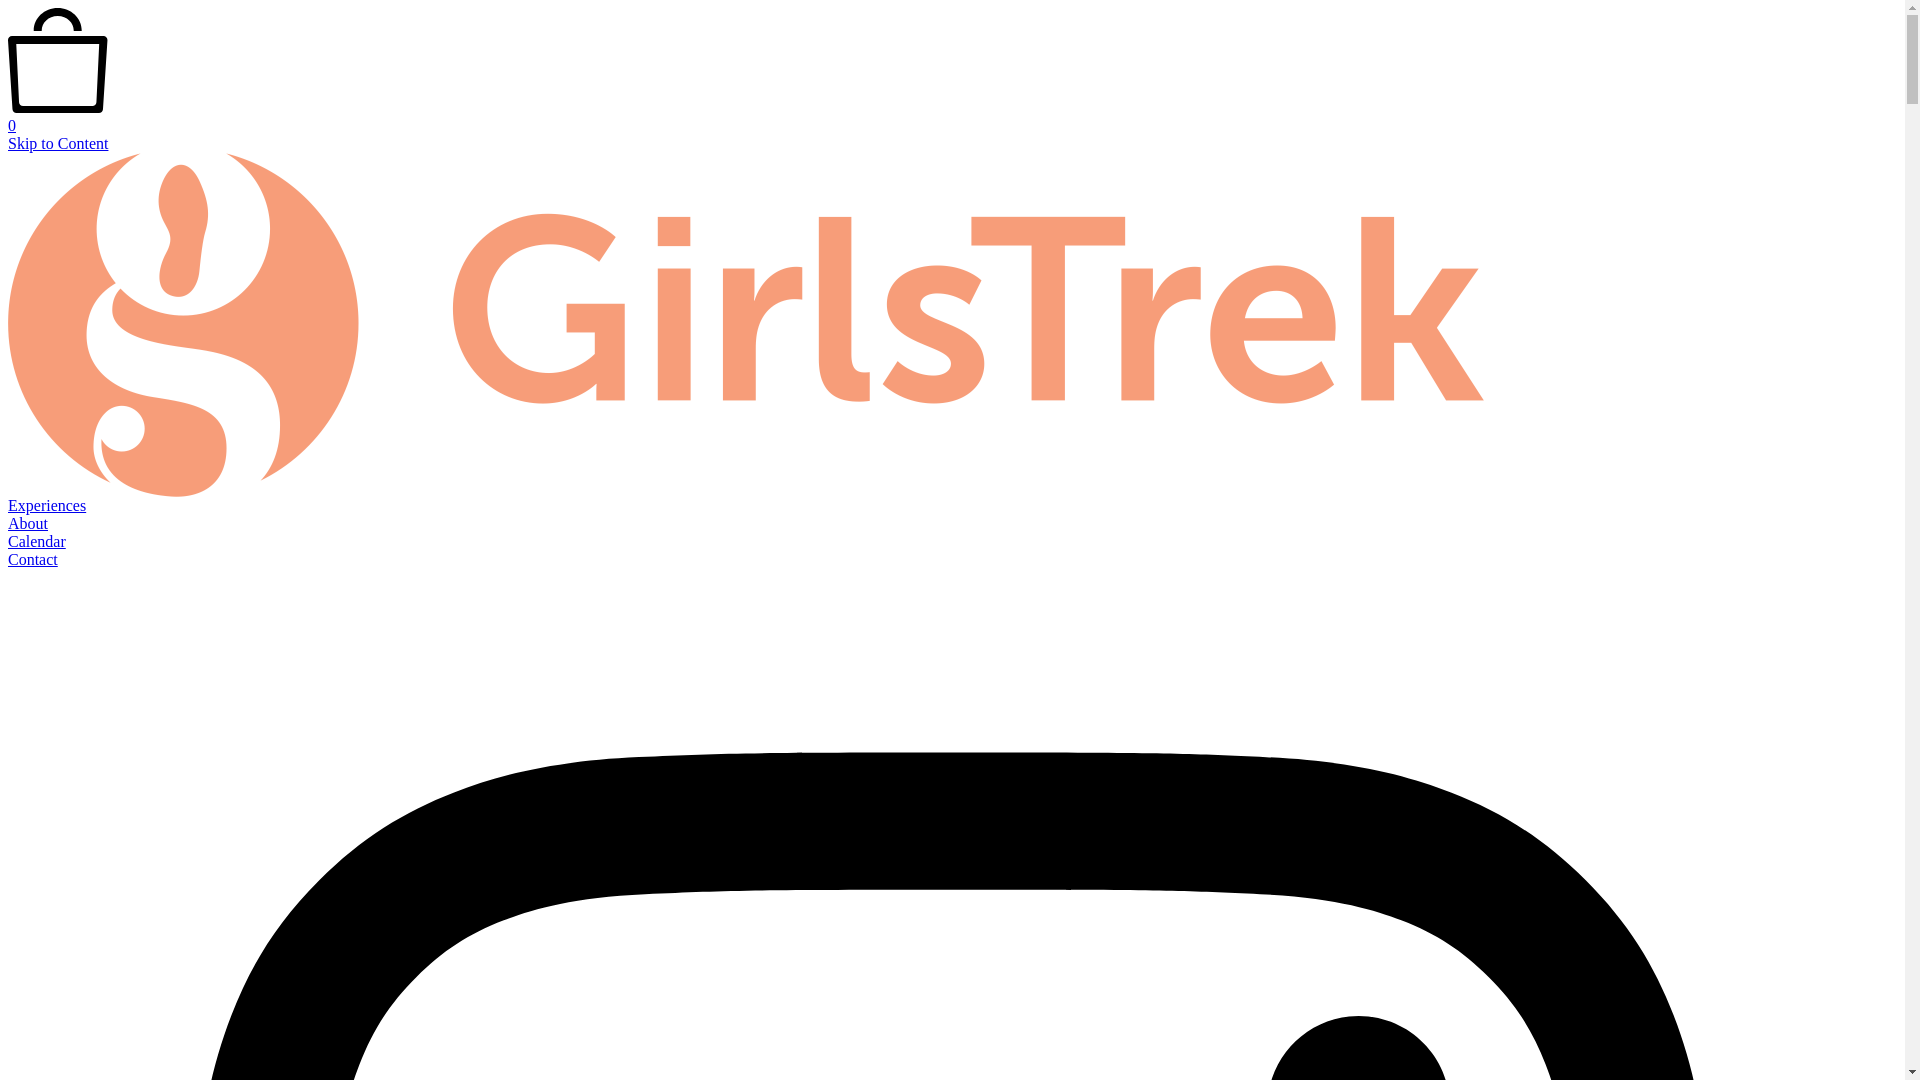  I want to click on 'Experiences', so click(8, 504).